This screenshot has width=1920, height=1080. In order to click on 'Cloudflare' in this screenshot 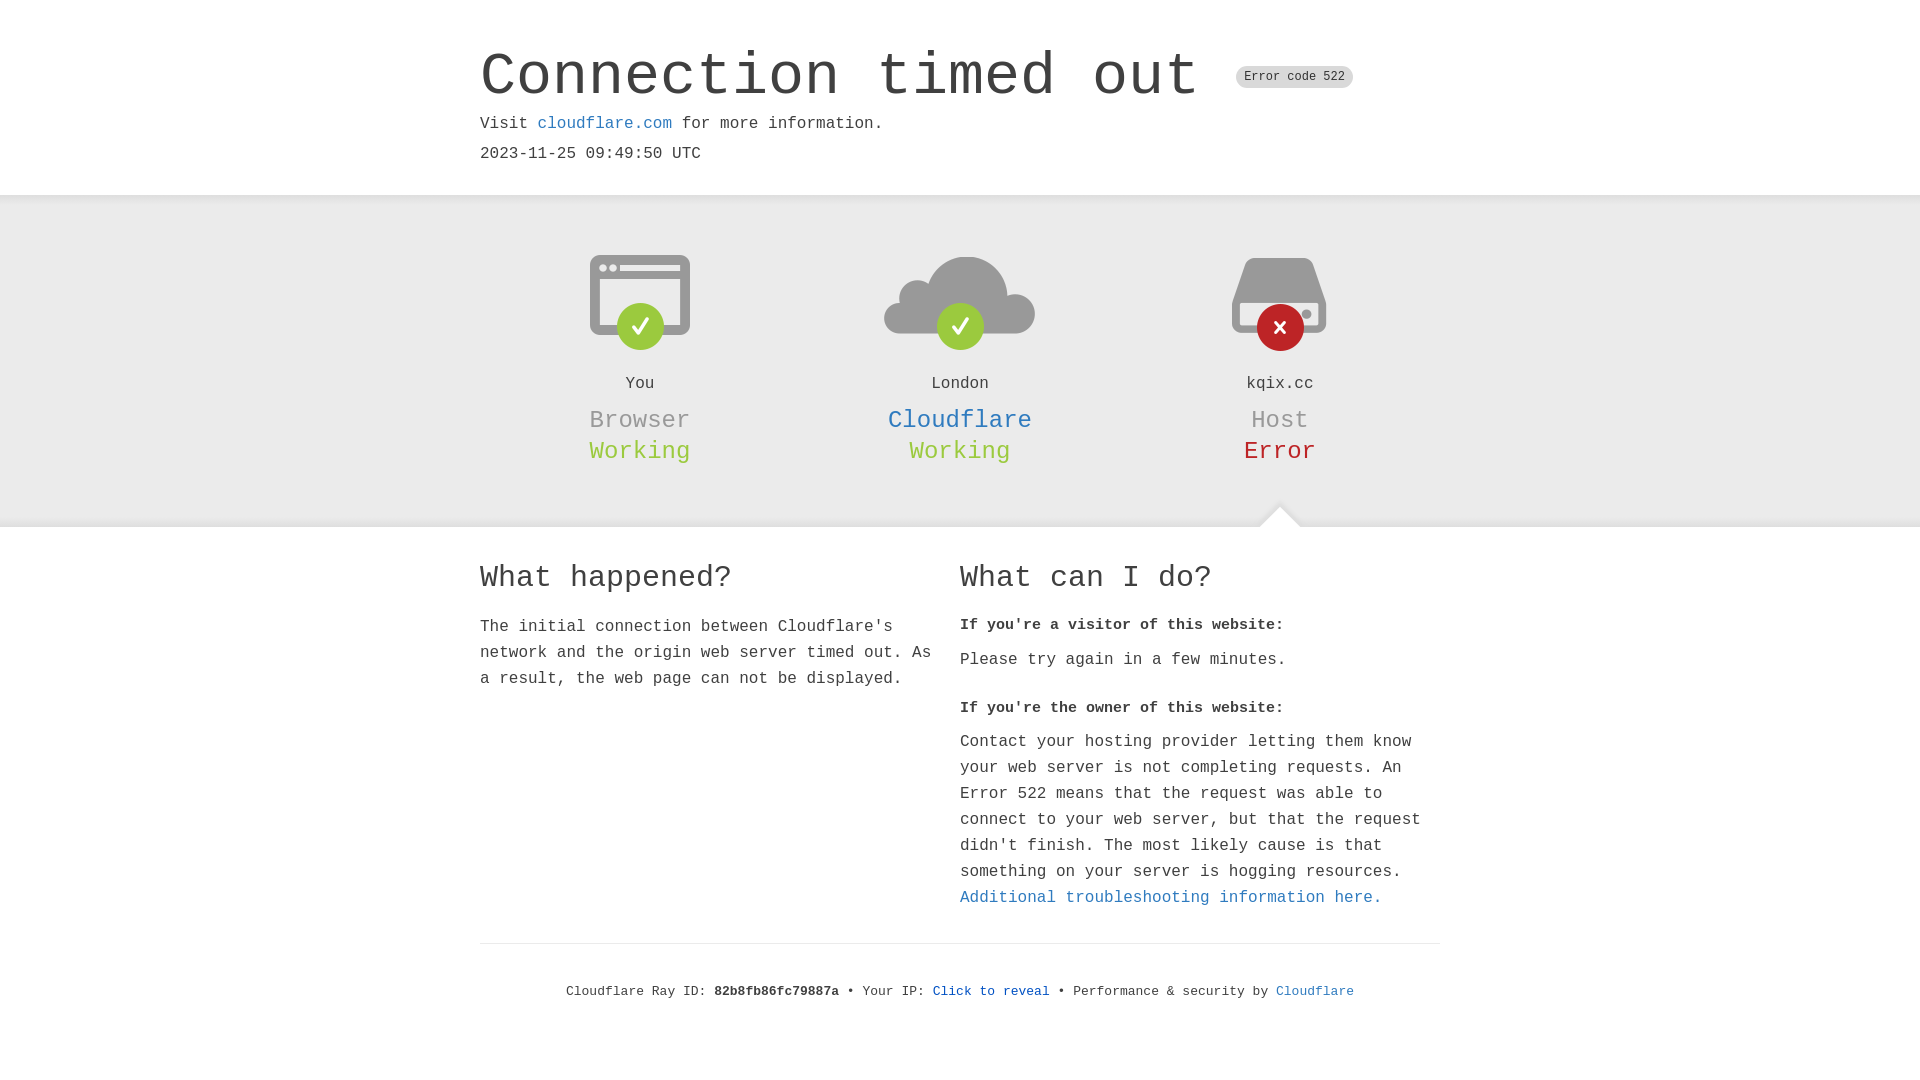, I will do `click(960, 419)`.